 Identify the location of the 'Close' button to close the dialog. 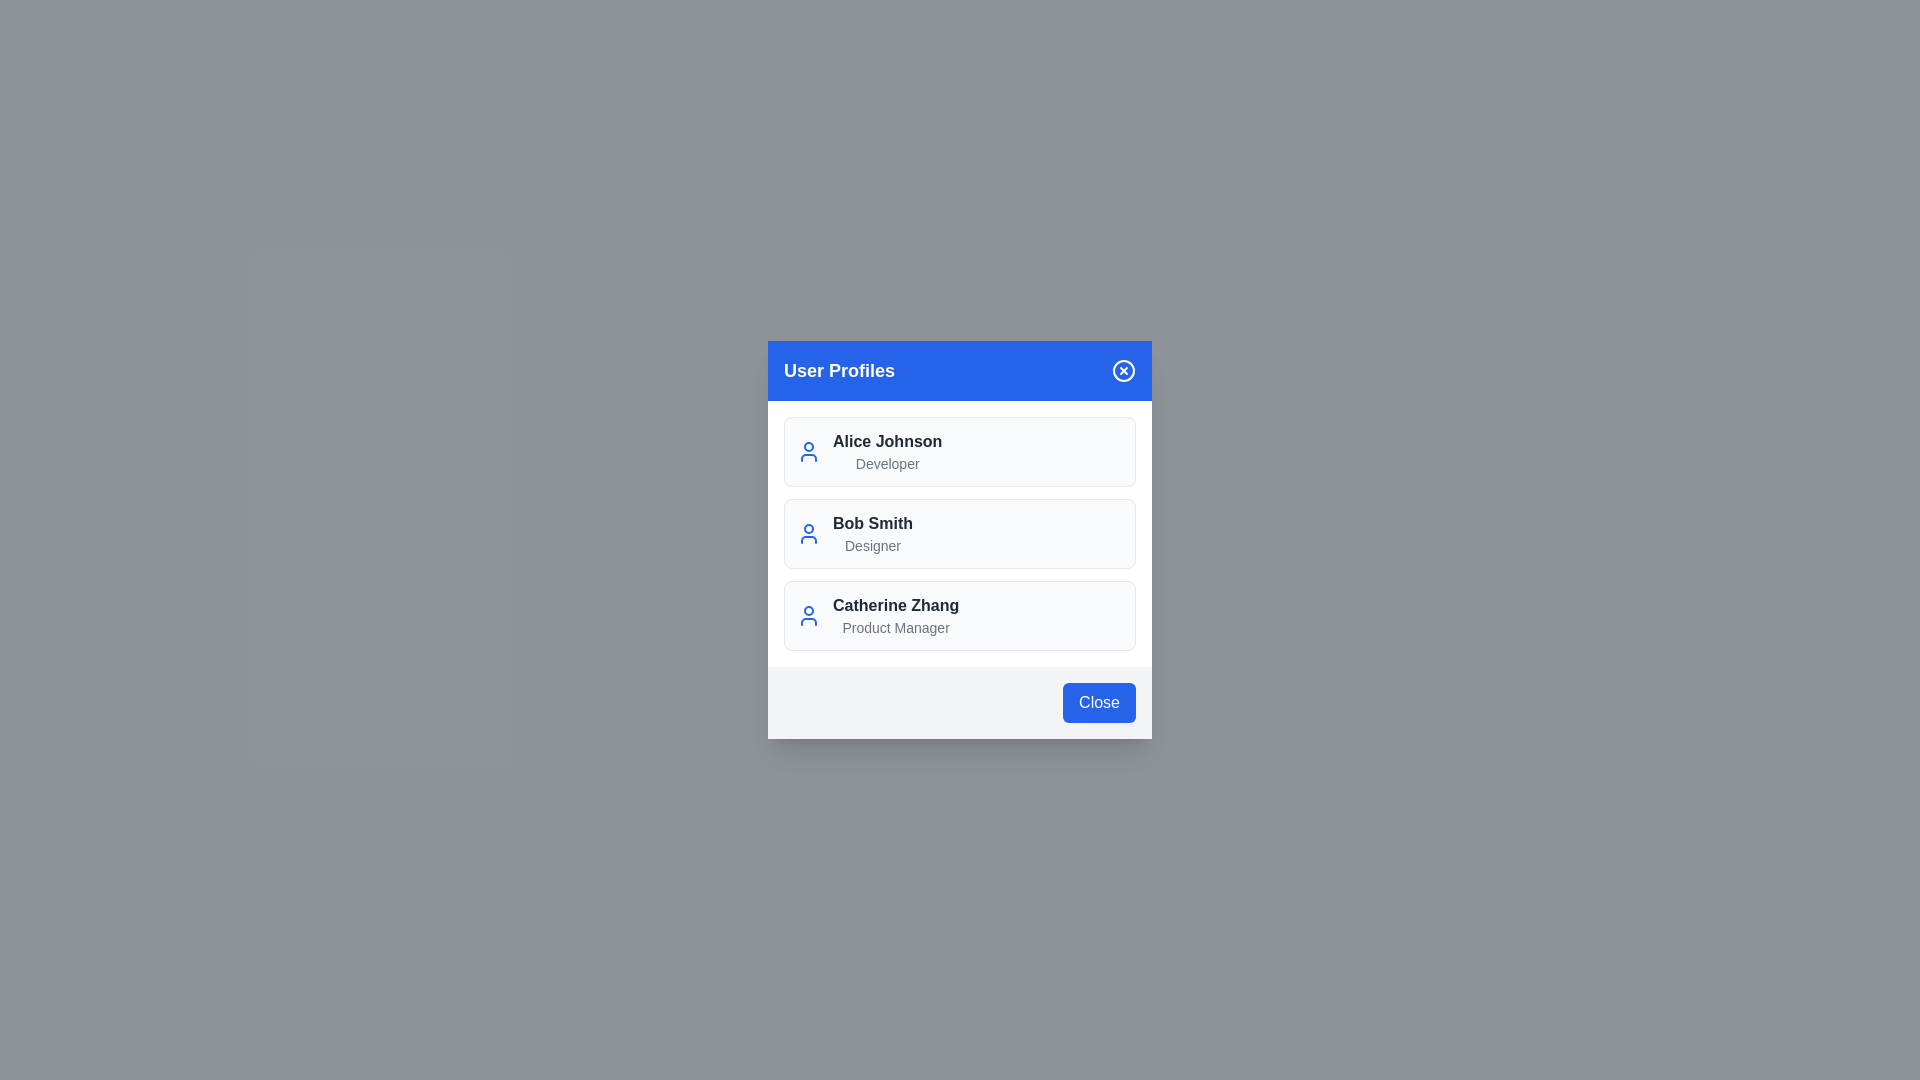
(1098, 701).